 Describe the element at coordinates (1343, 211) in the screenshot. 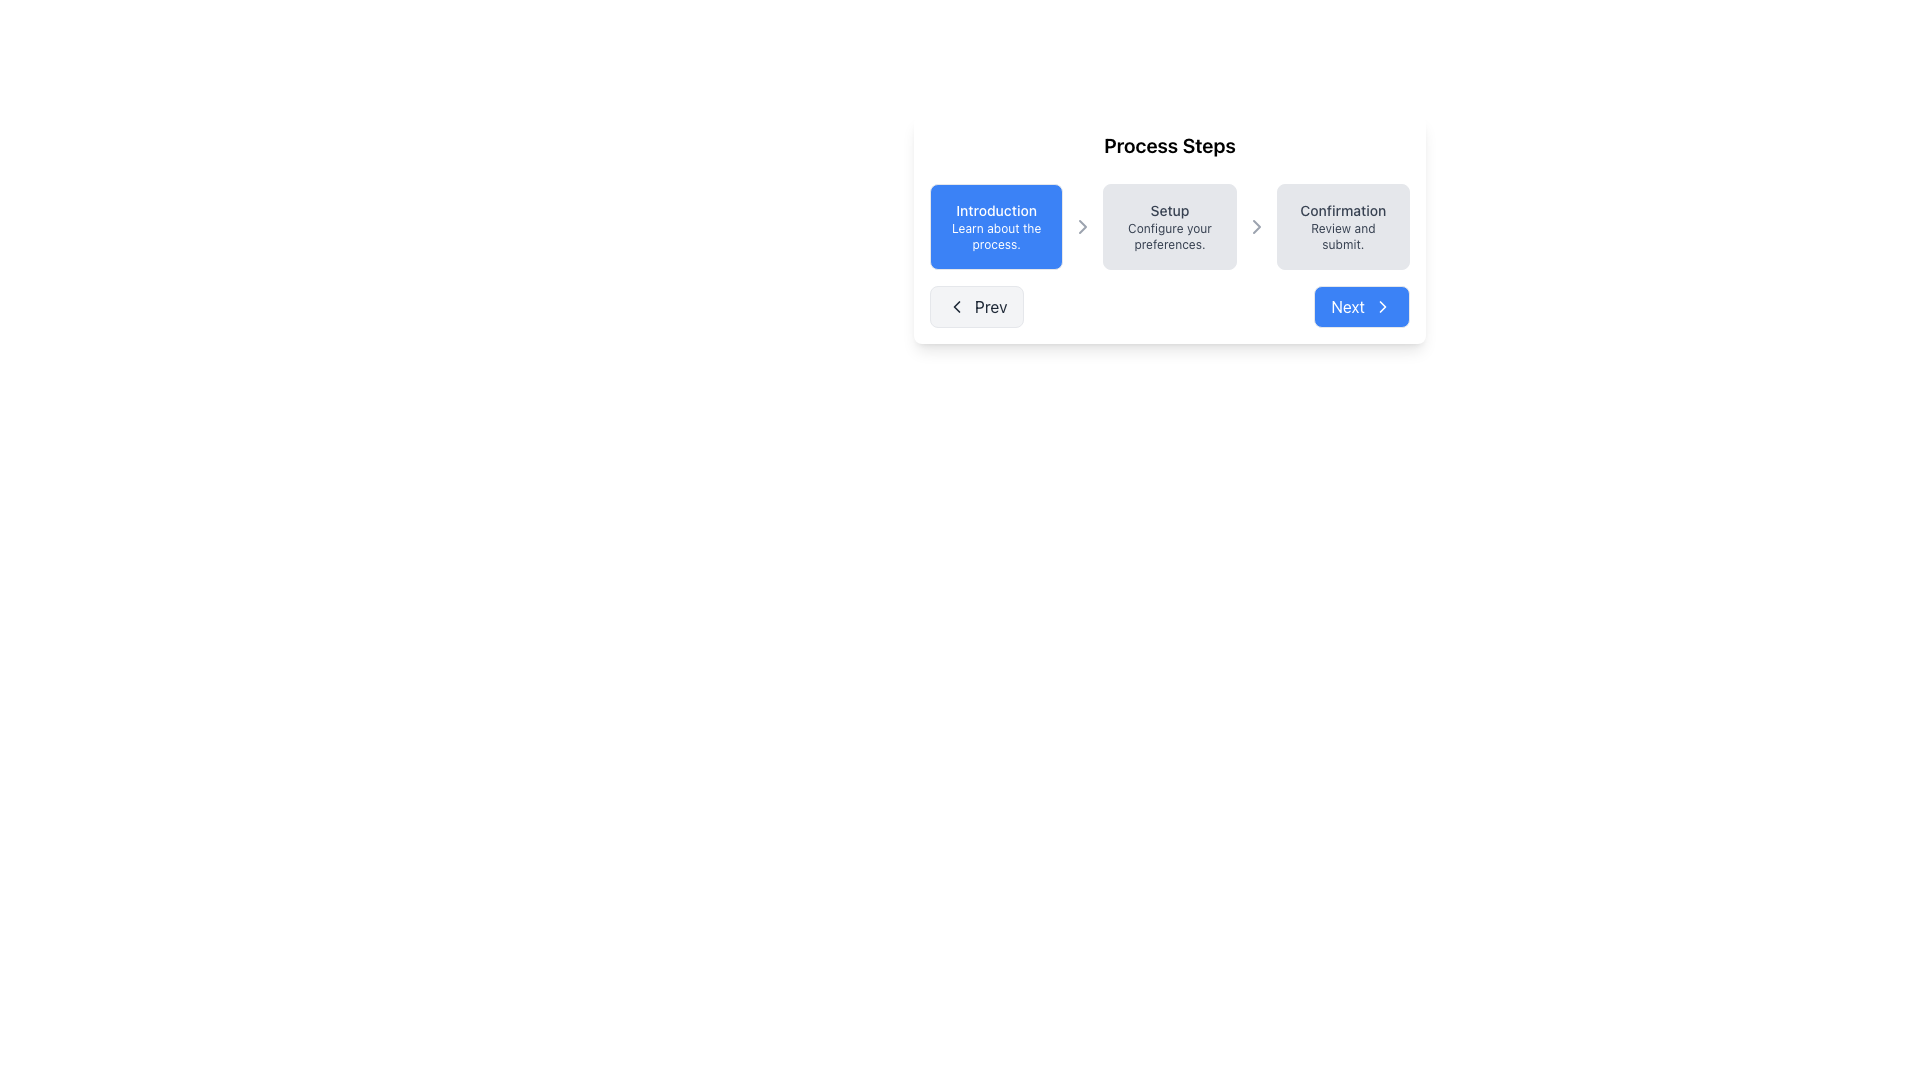

I see `the 'Confirmation' text label, which is styled in a smaller font size with medium weight, located within a light gray background and rounded corners, at the rightmost end of the horizontal step indicator section` at that location.